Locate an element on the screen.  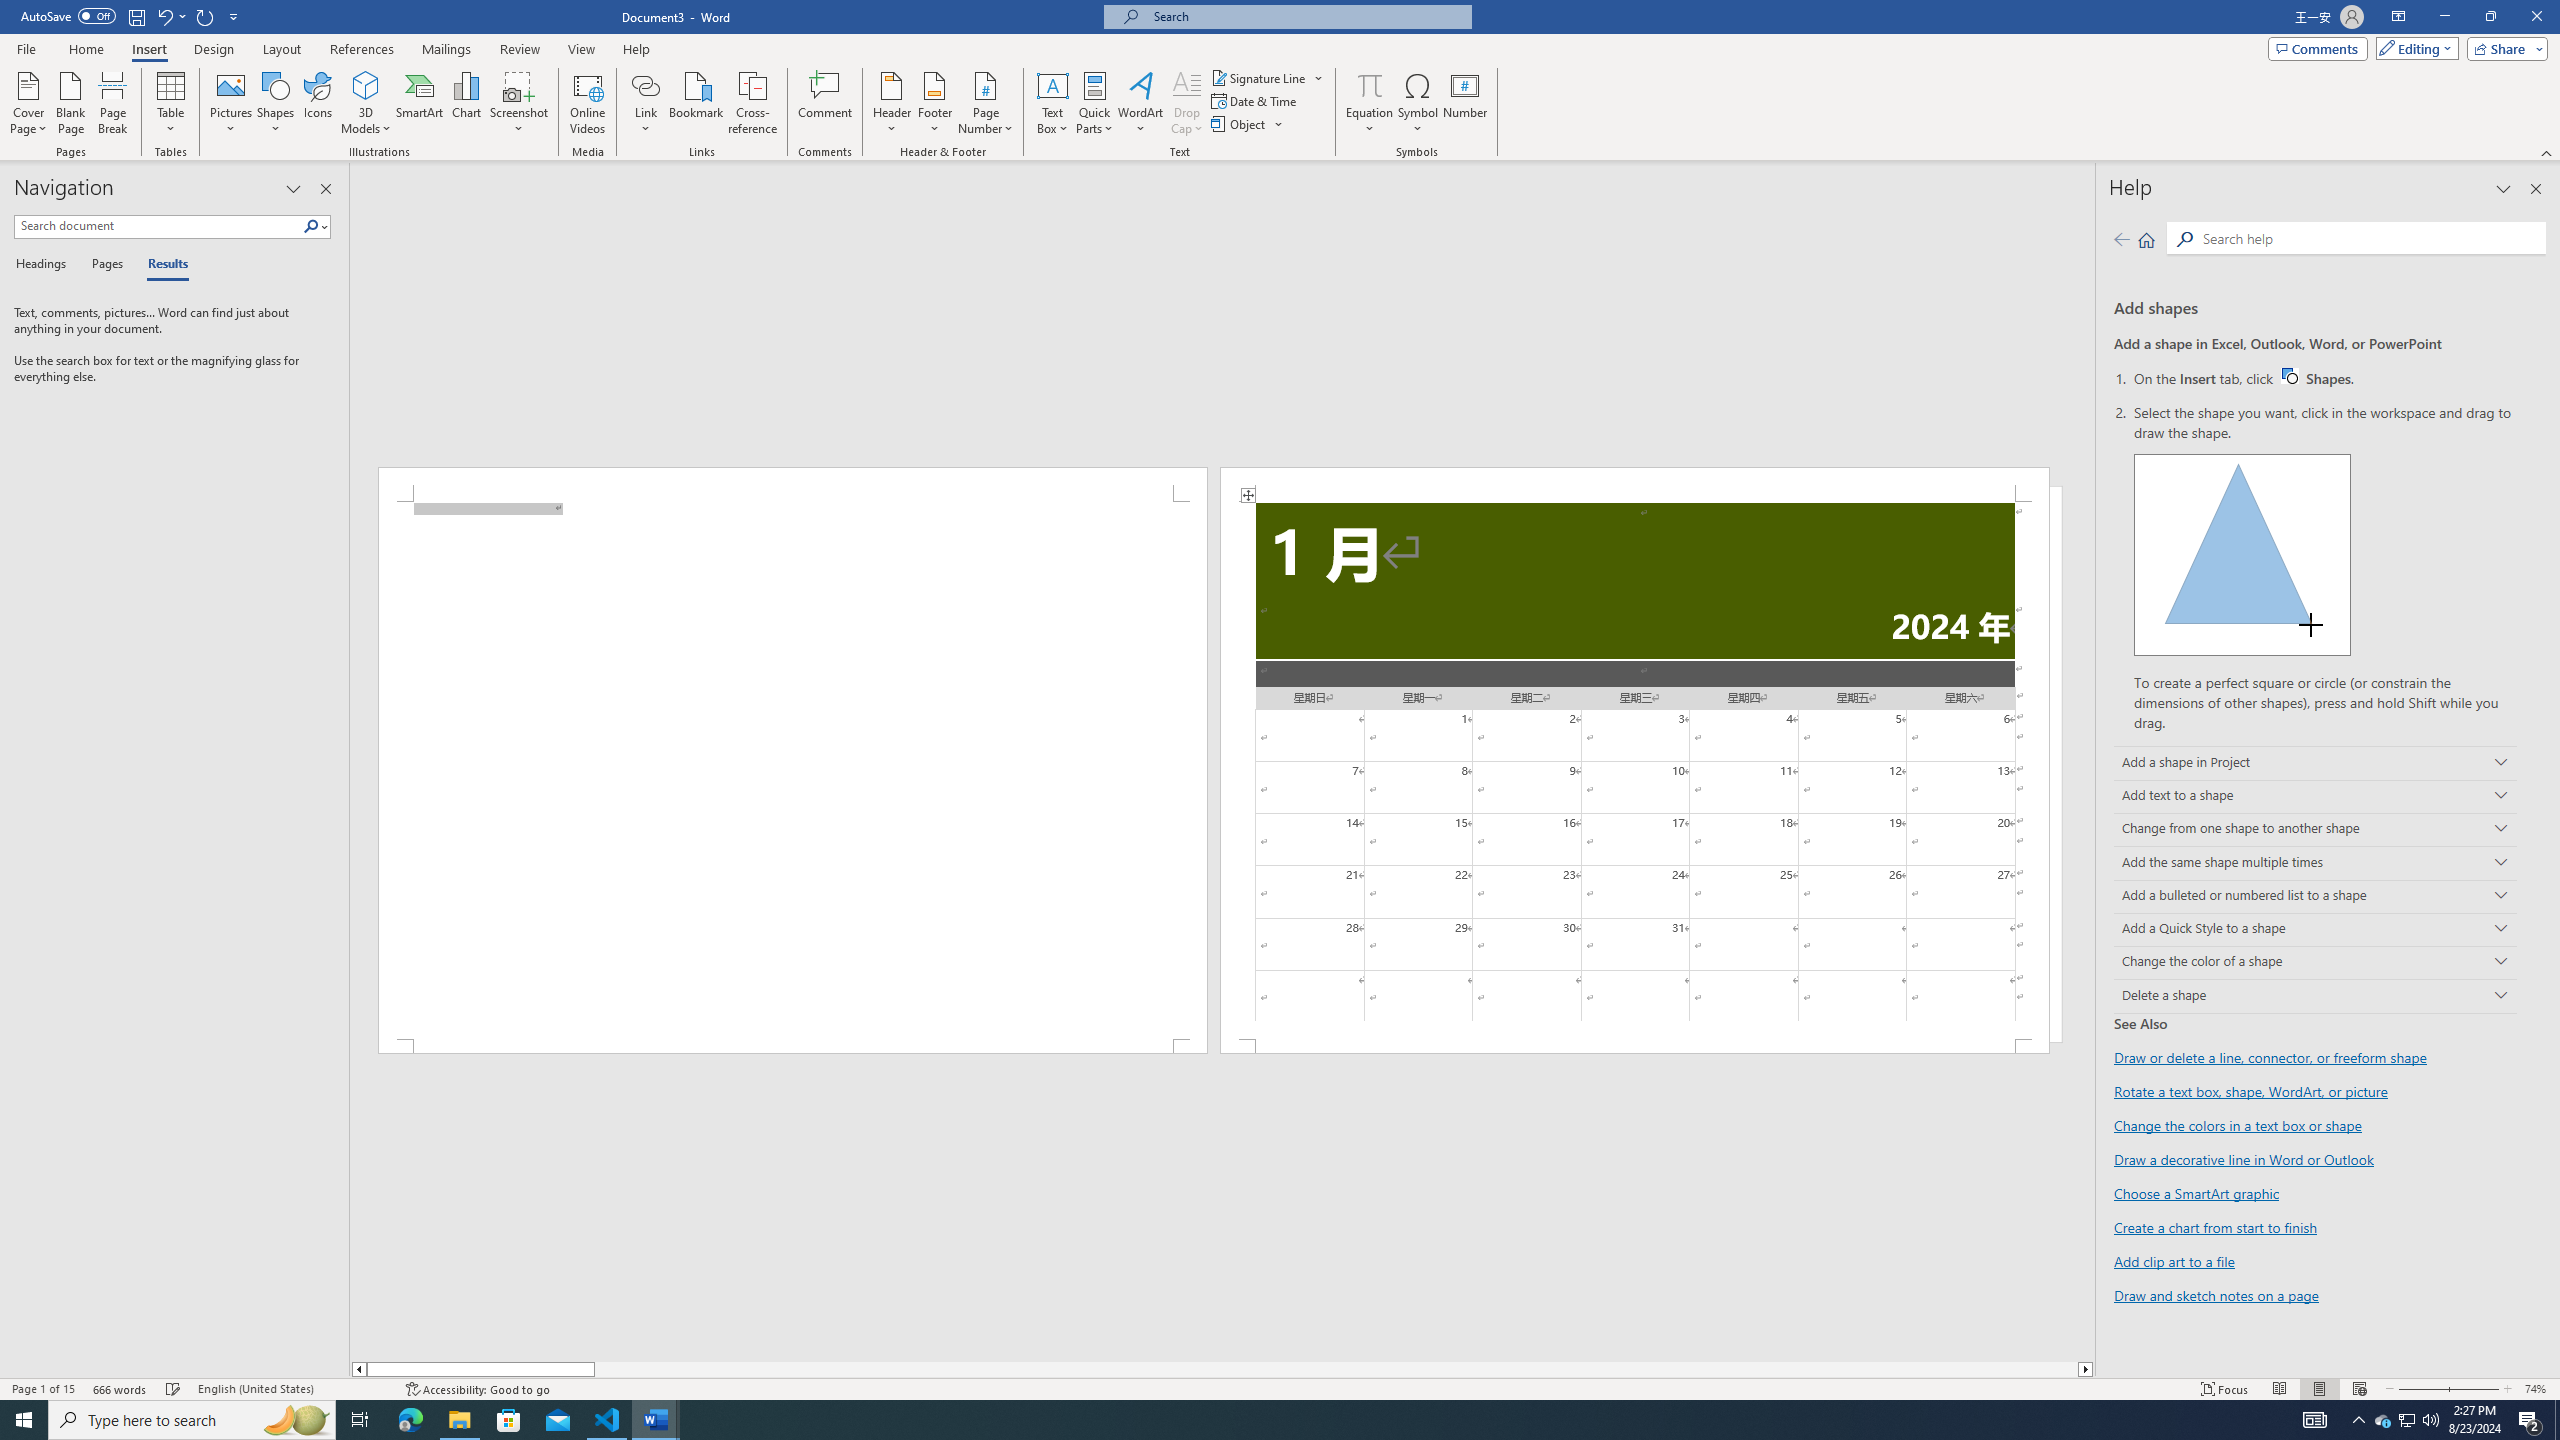
'Collapse the Ribbon' is located at coordinates (2547, 153).